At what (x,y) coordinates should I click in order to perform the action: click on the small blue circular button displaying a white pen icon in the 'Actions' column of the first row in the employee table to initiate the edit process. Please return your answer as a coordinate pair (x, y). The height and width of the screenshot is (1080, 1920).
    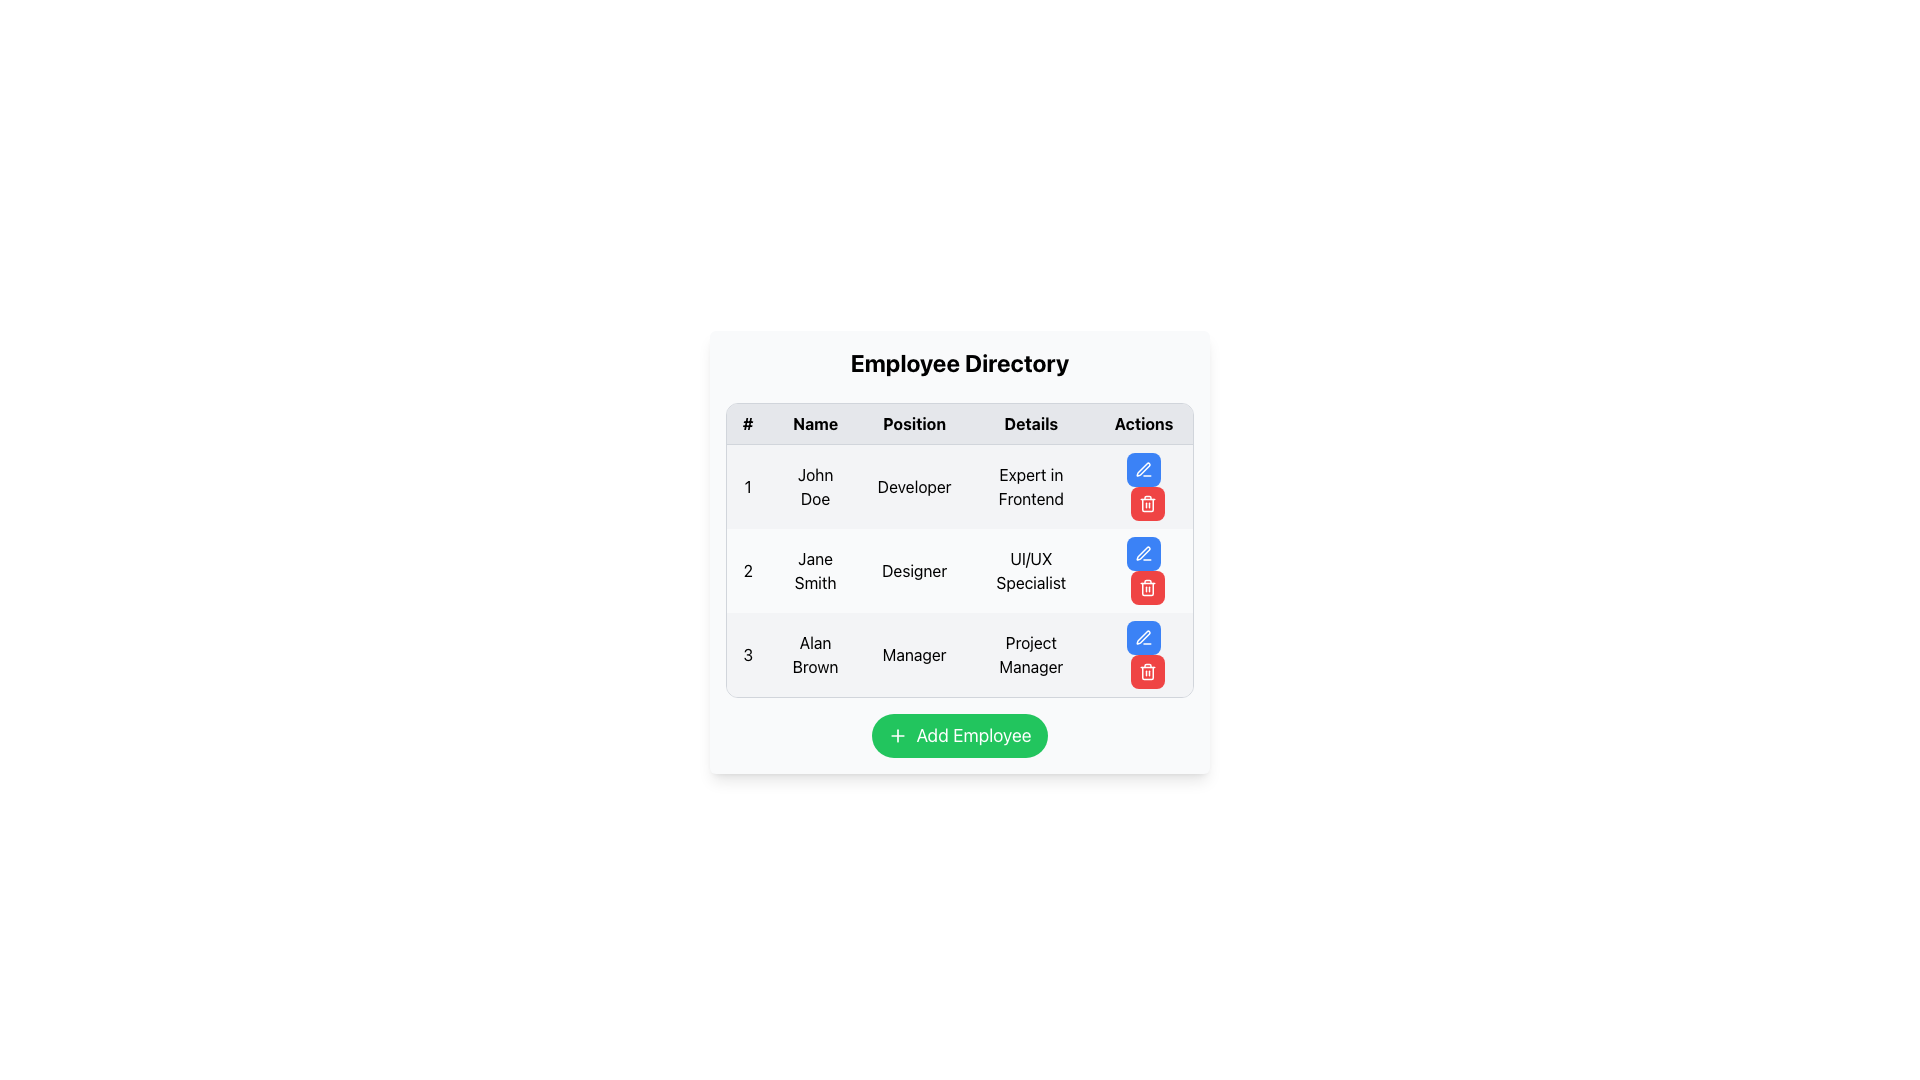
    Looking at the image, I should click on (1144, 470).